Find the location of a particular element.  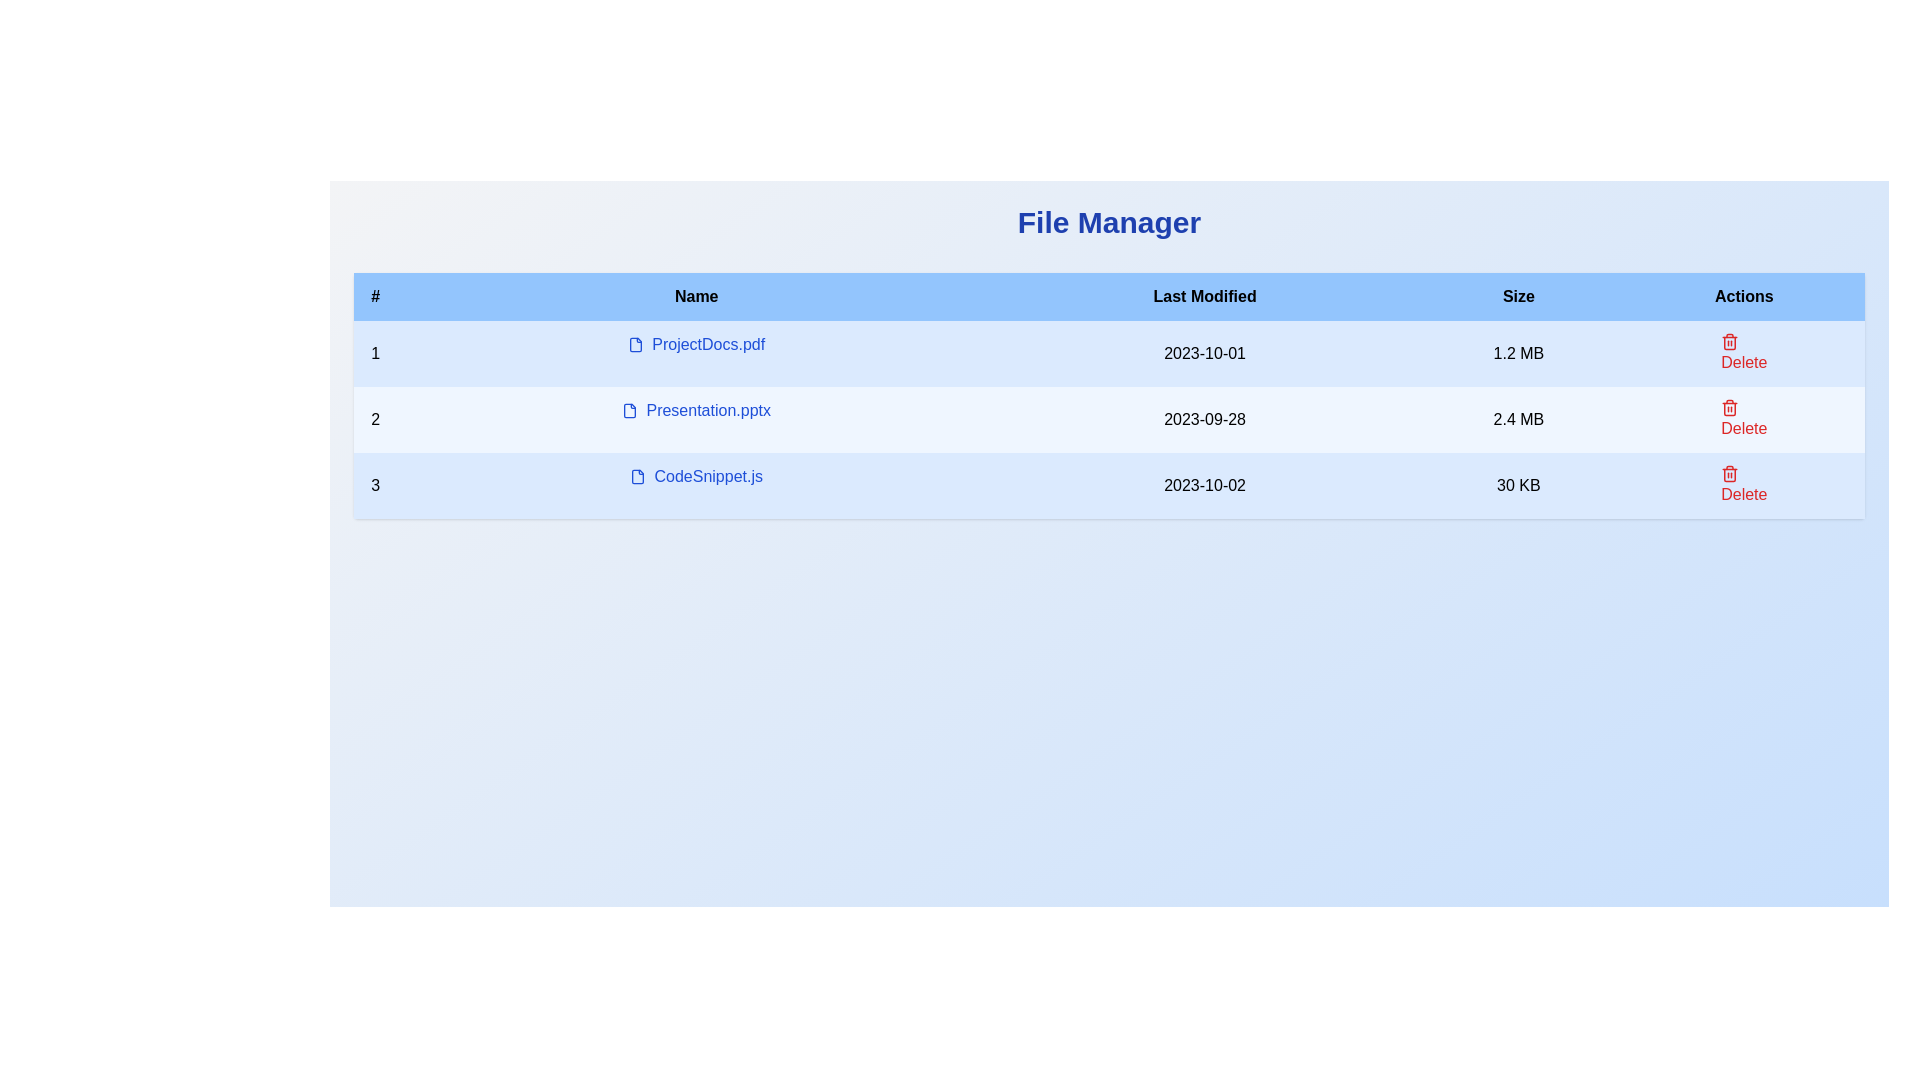

the text label element displaying '30 KB' in the 'Size' column of the last row is located at coordinates (1518, 486).